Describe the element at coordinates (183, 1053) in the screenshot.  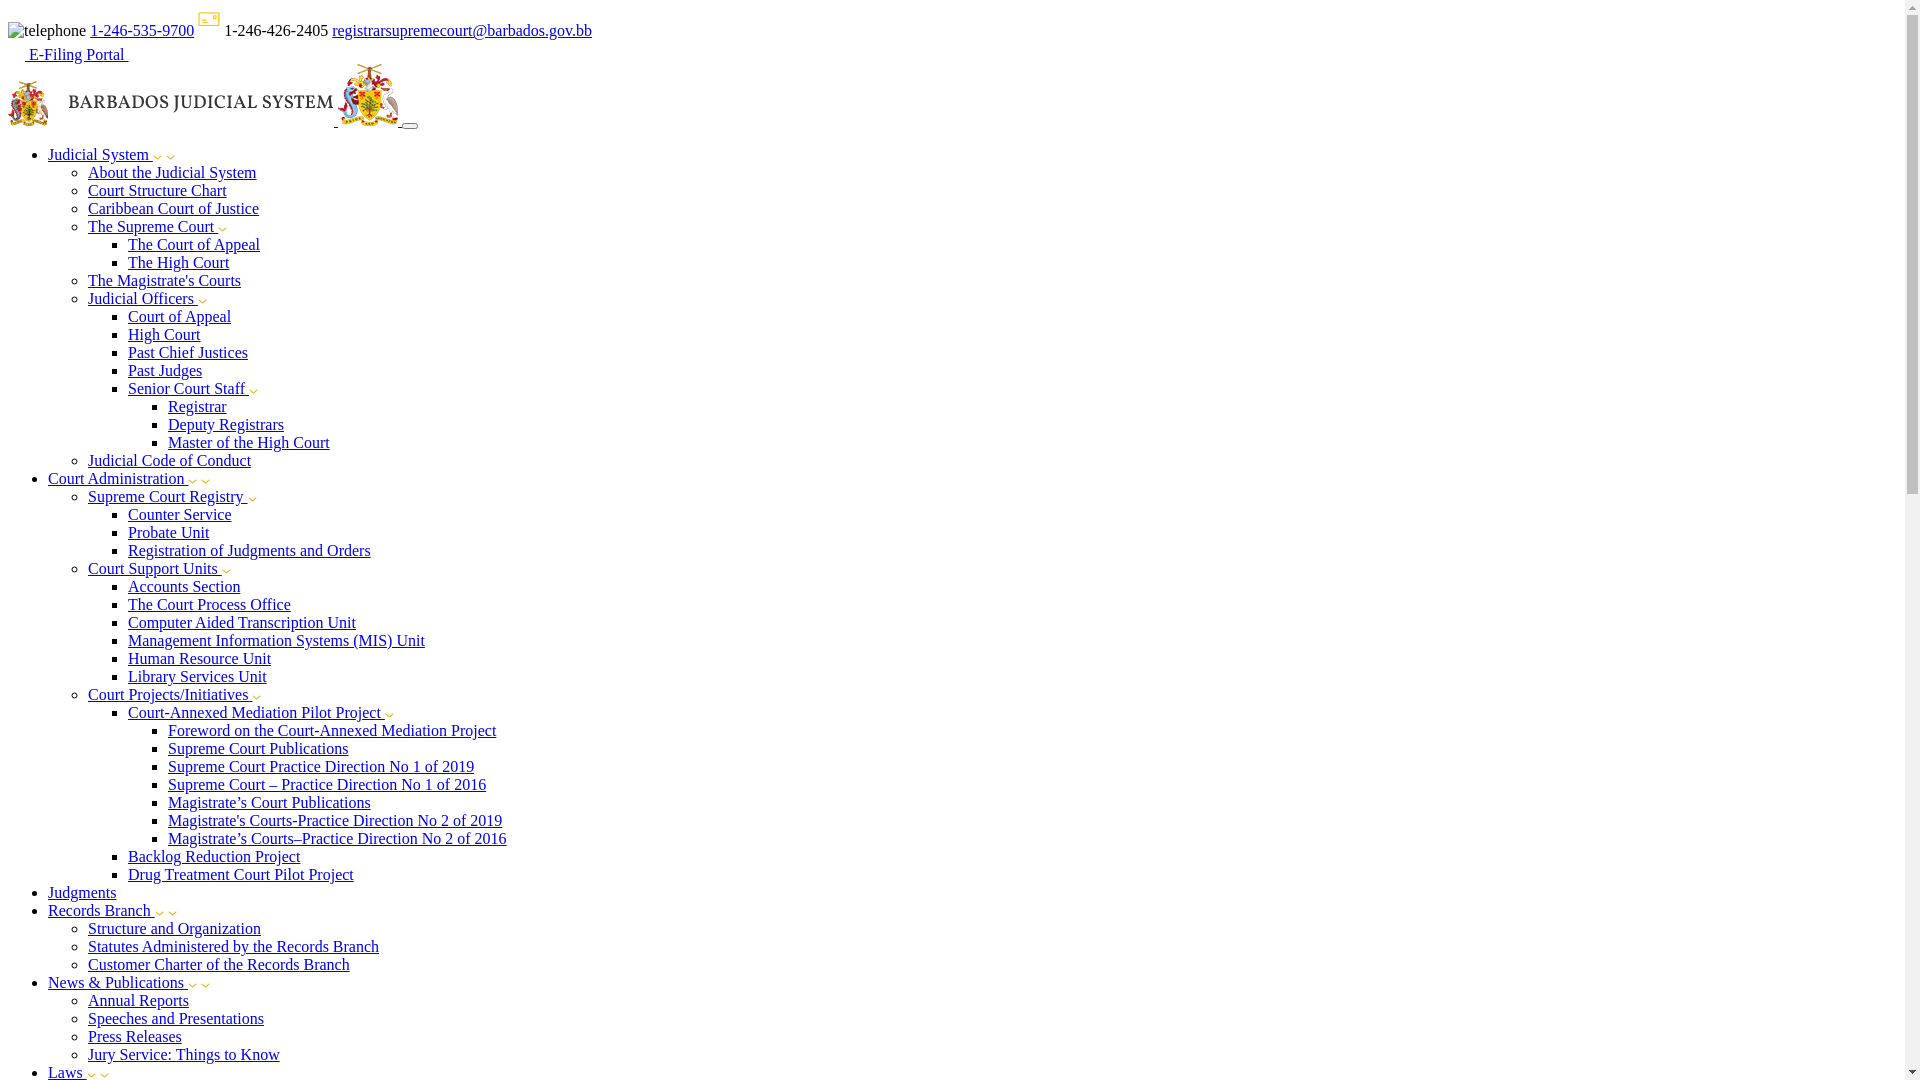
I see `'Jury Service: Things to Know'` at that location.